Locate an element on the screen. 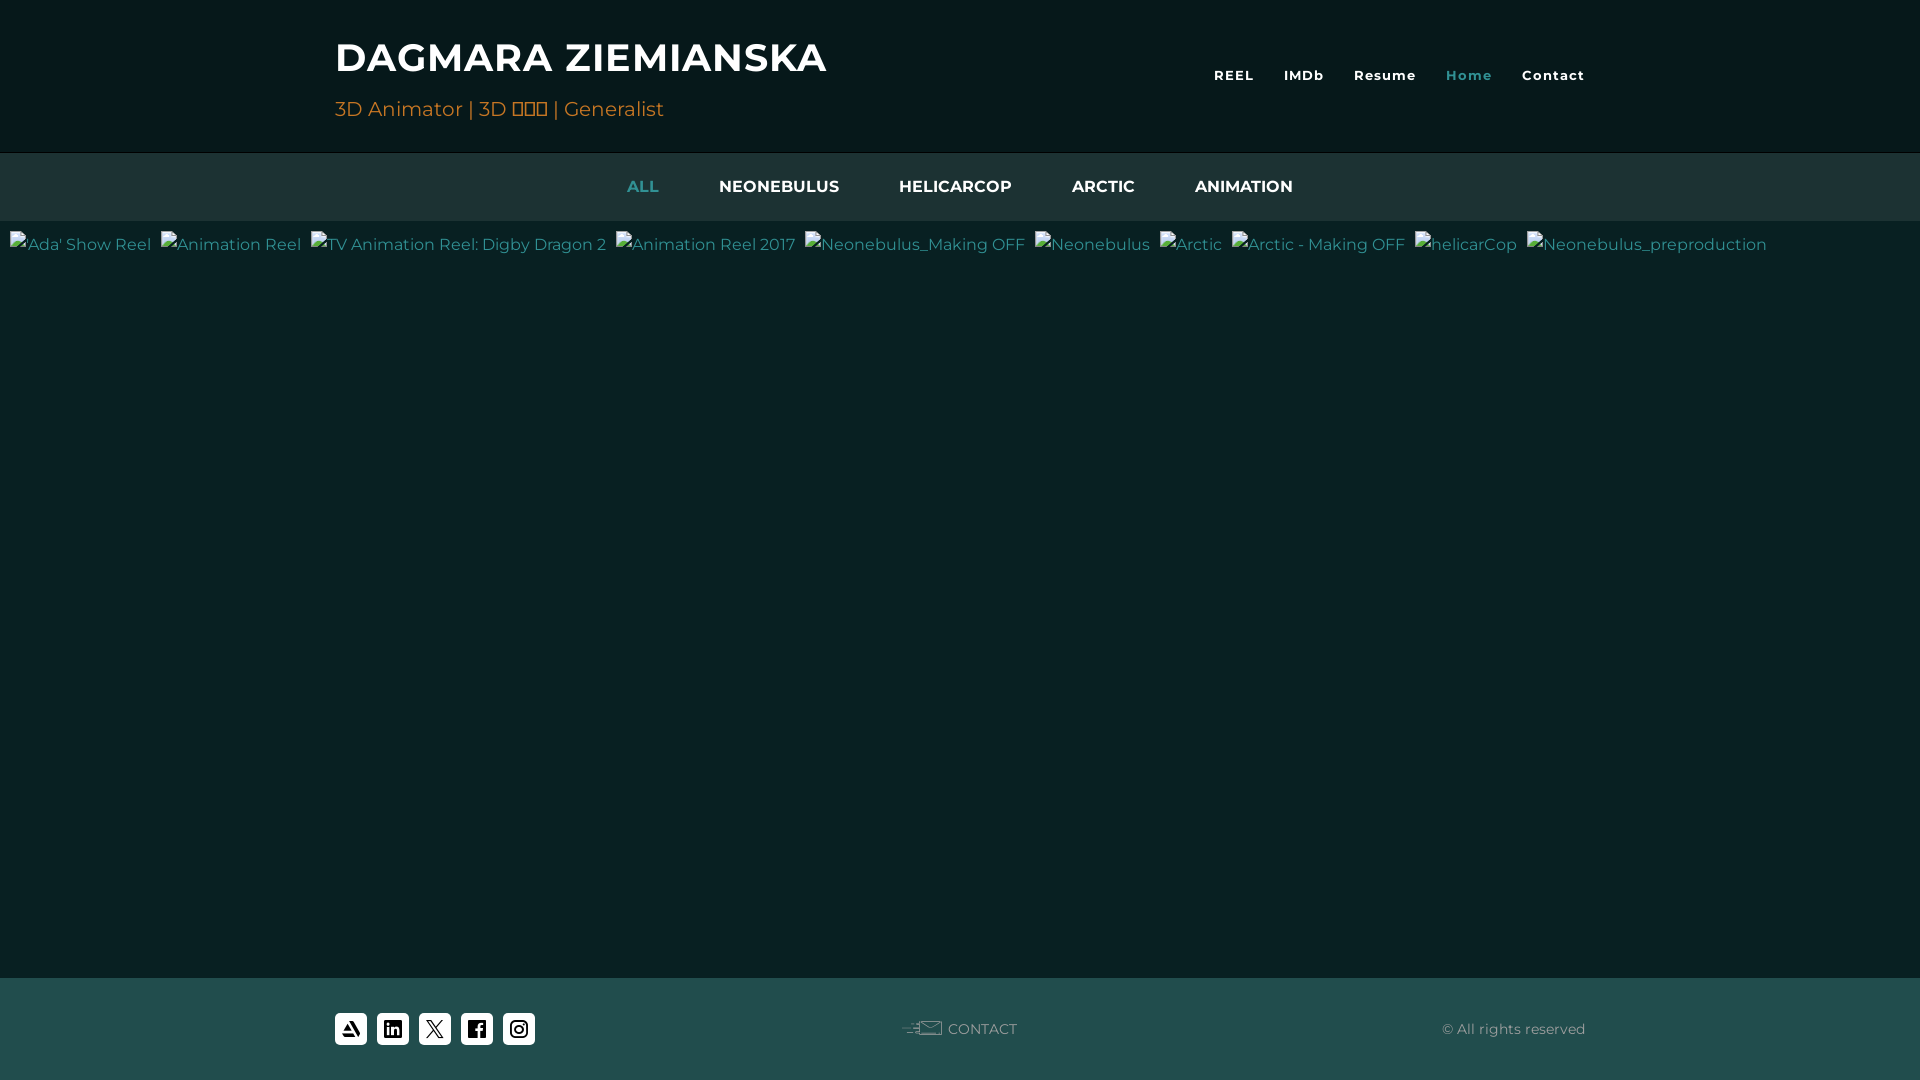 The image size is (1920, 1080). 'Home' is located at coordinates (1468, 73).